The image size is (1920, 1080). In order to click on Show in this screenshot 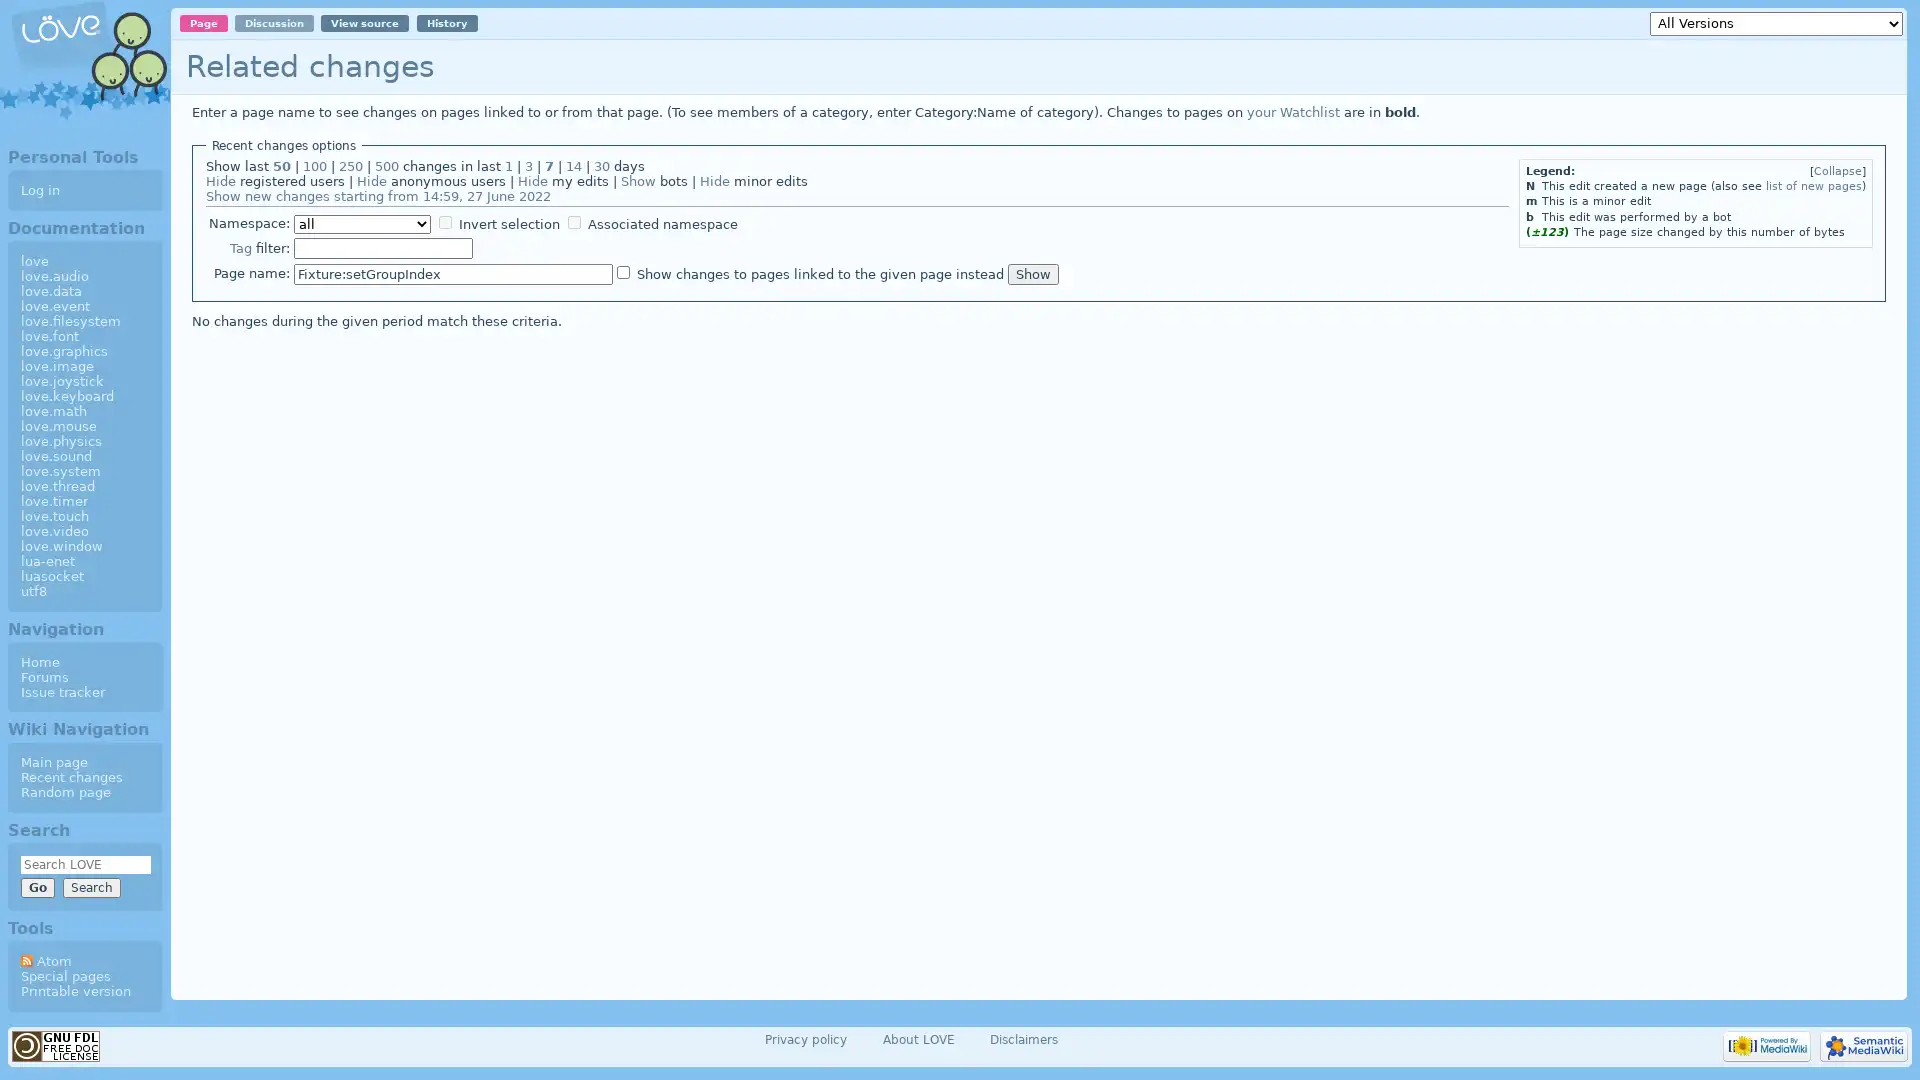, I will do `click(1032, 273)`.